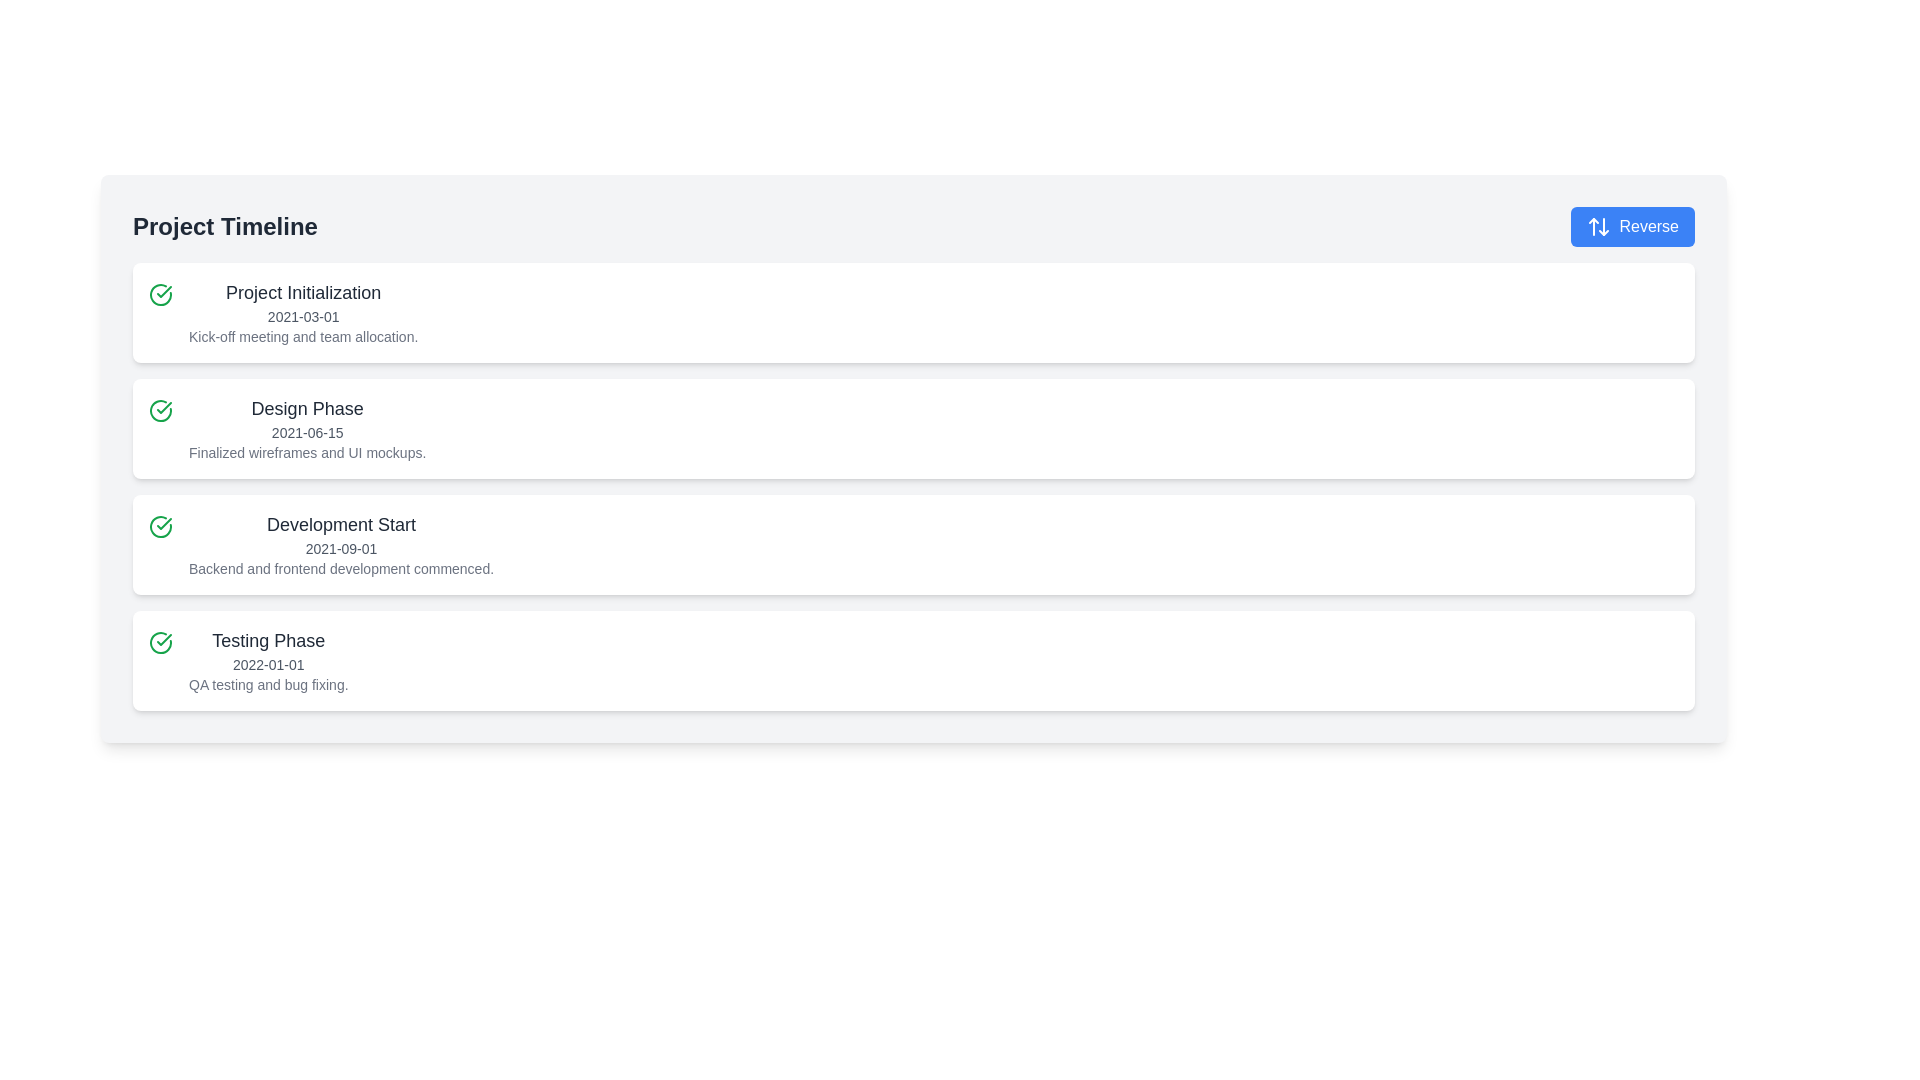 This screenshot has height=1080, width=1920. I want to click on the green checkmark SVG icon that indicates a completed status in the second row of the vertical list of steps, positioned between 'Project Initialization' and 'Development Start', so click(164, 292).